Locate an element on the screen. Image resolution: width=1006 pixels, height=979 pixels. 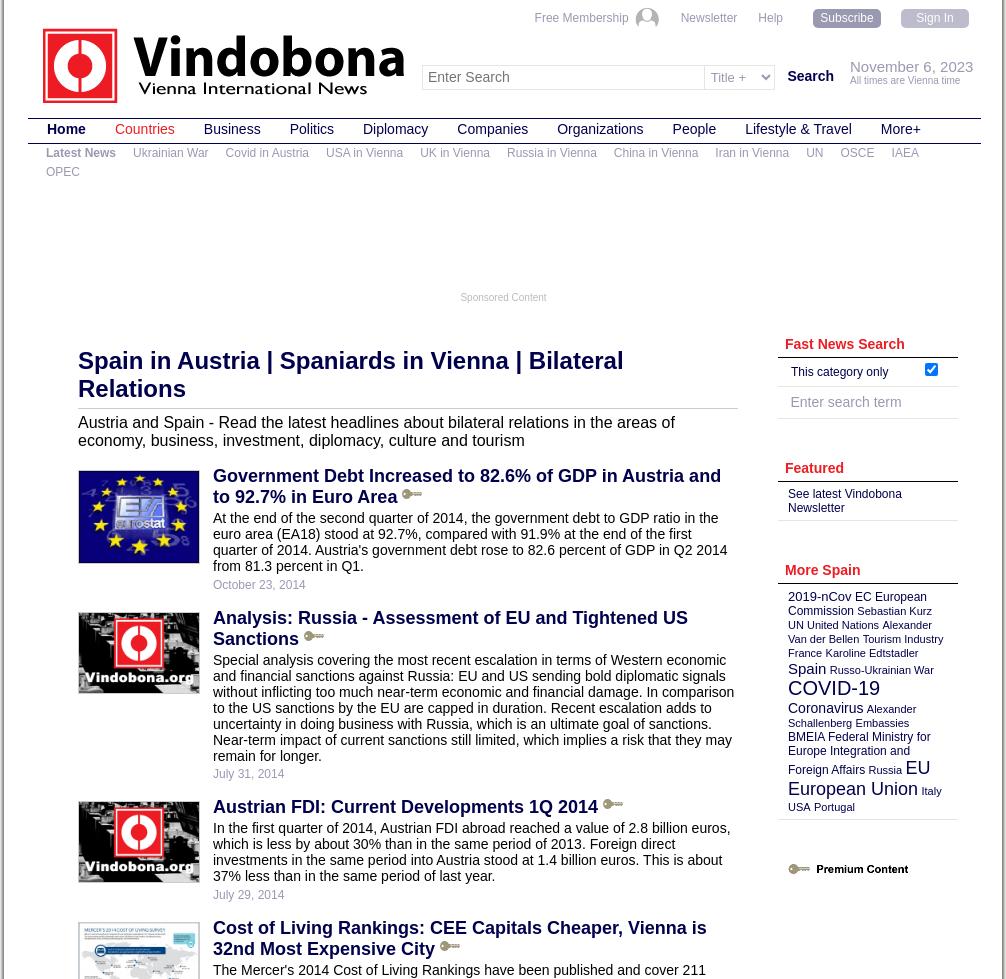
'Subscribe' is located at coordinates (845, 18).